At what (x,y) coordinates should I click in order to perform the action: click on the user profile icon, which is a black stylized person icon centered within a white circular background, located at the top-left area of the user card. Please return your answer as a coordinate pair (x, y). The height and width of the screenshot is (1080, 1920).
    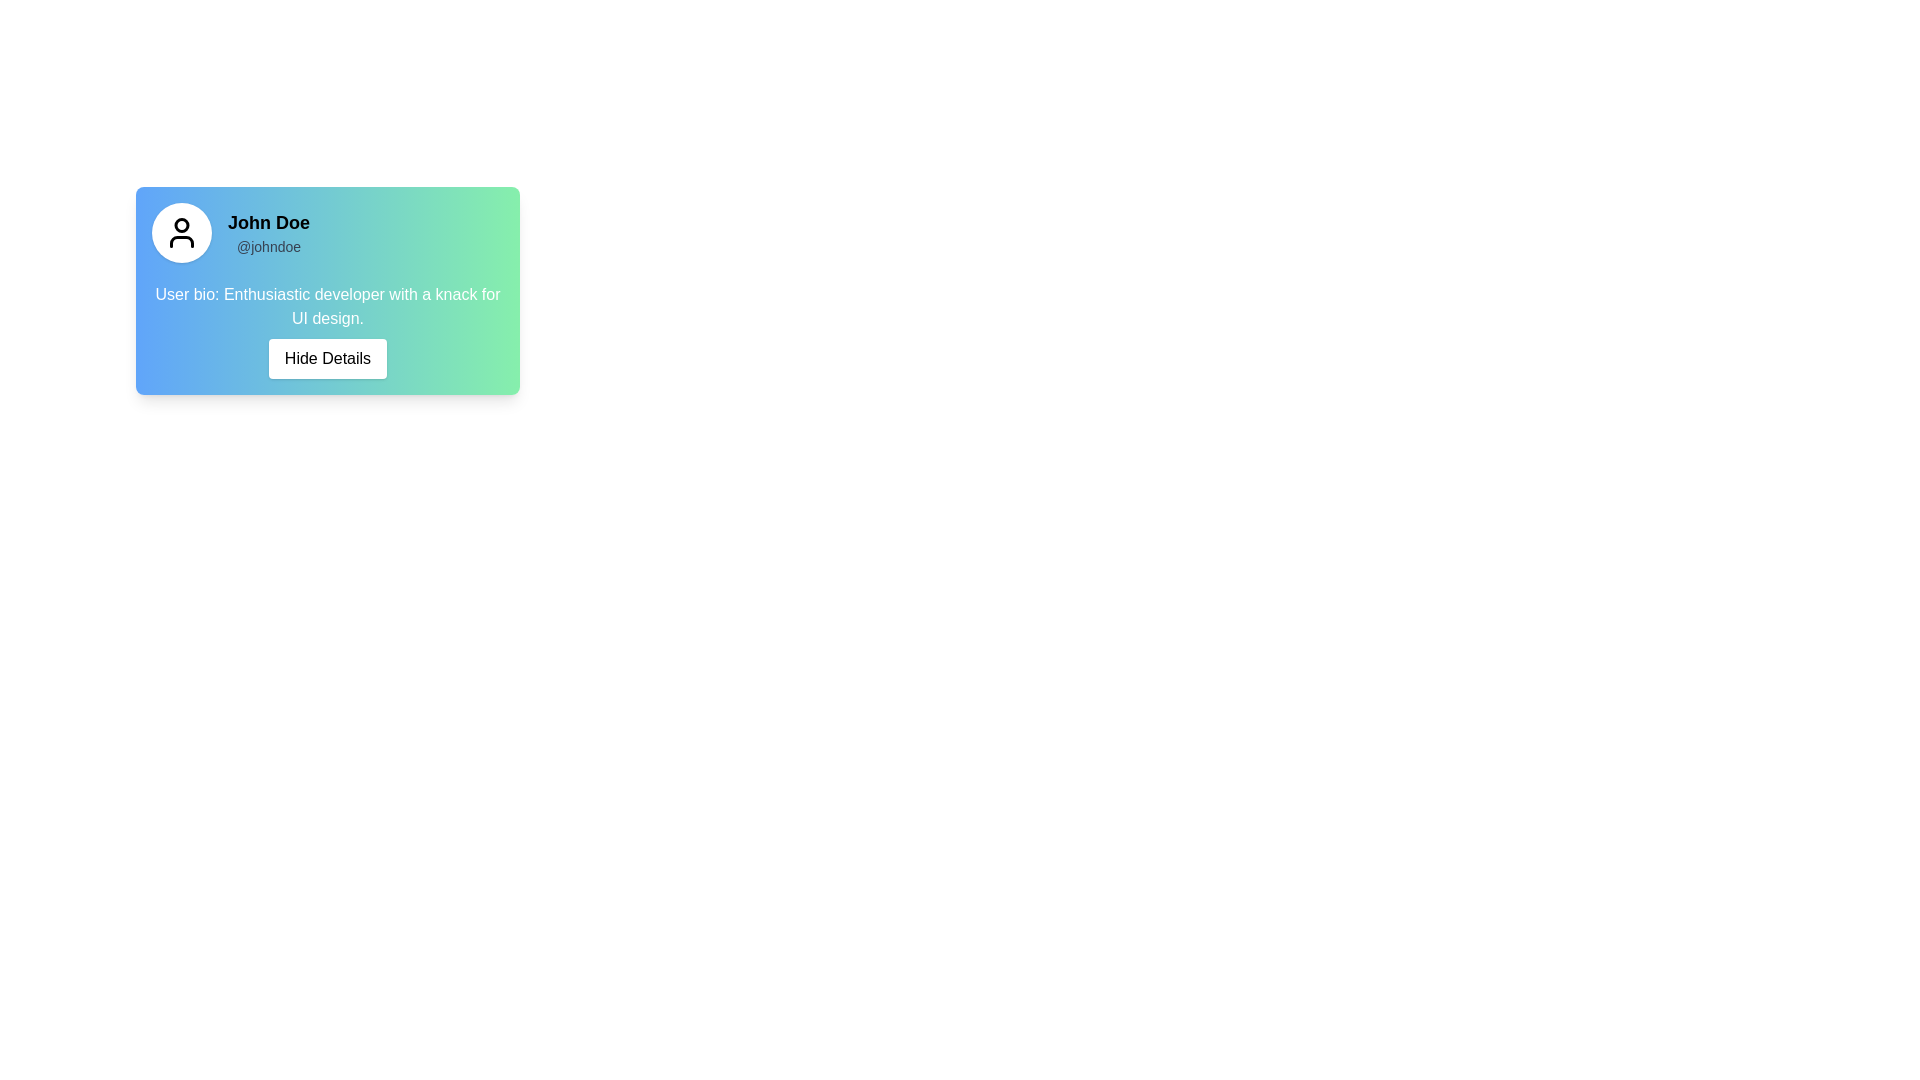
    Looking at the image, I should click on (182, 231).